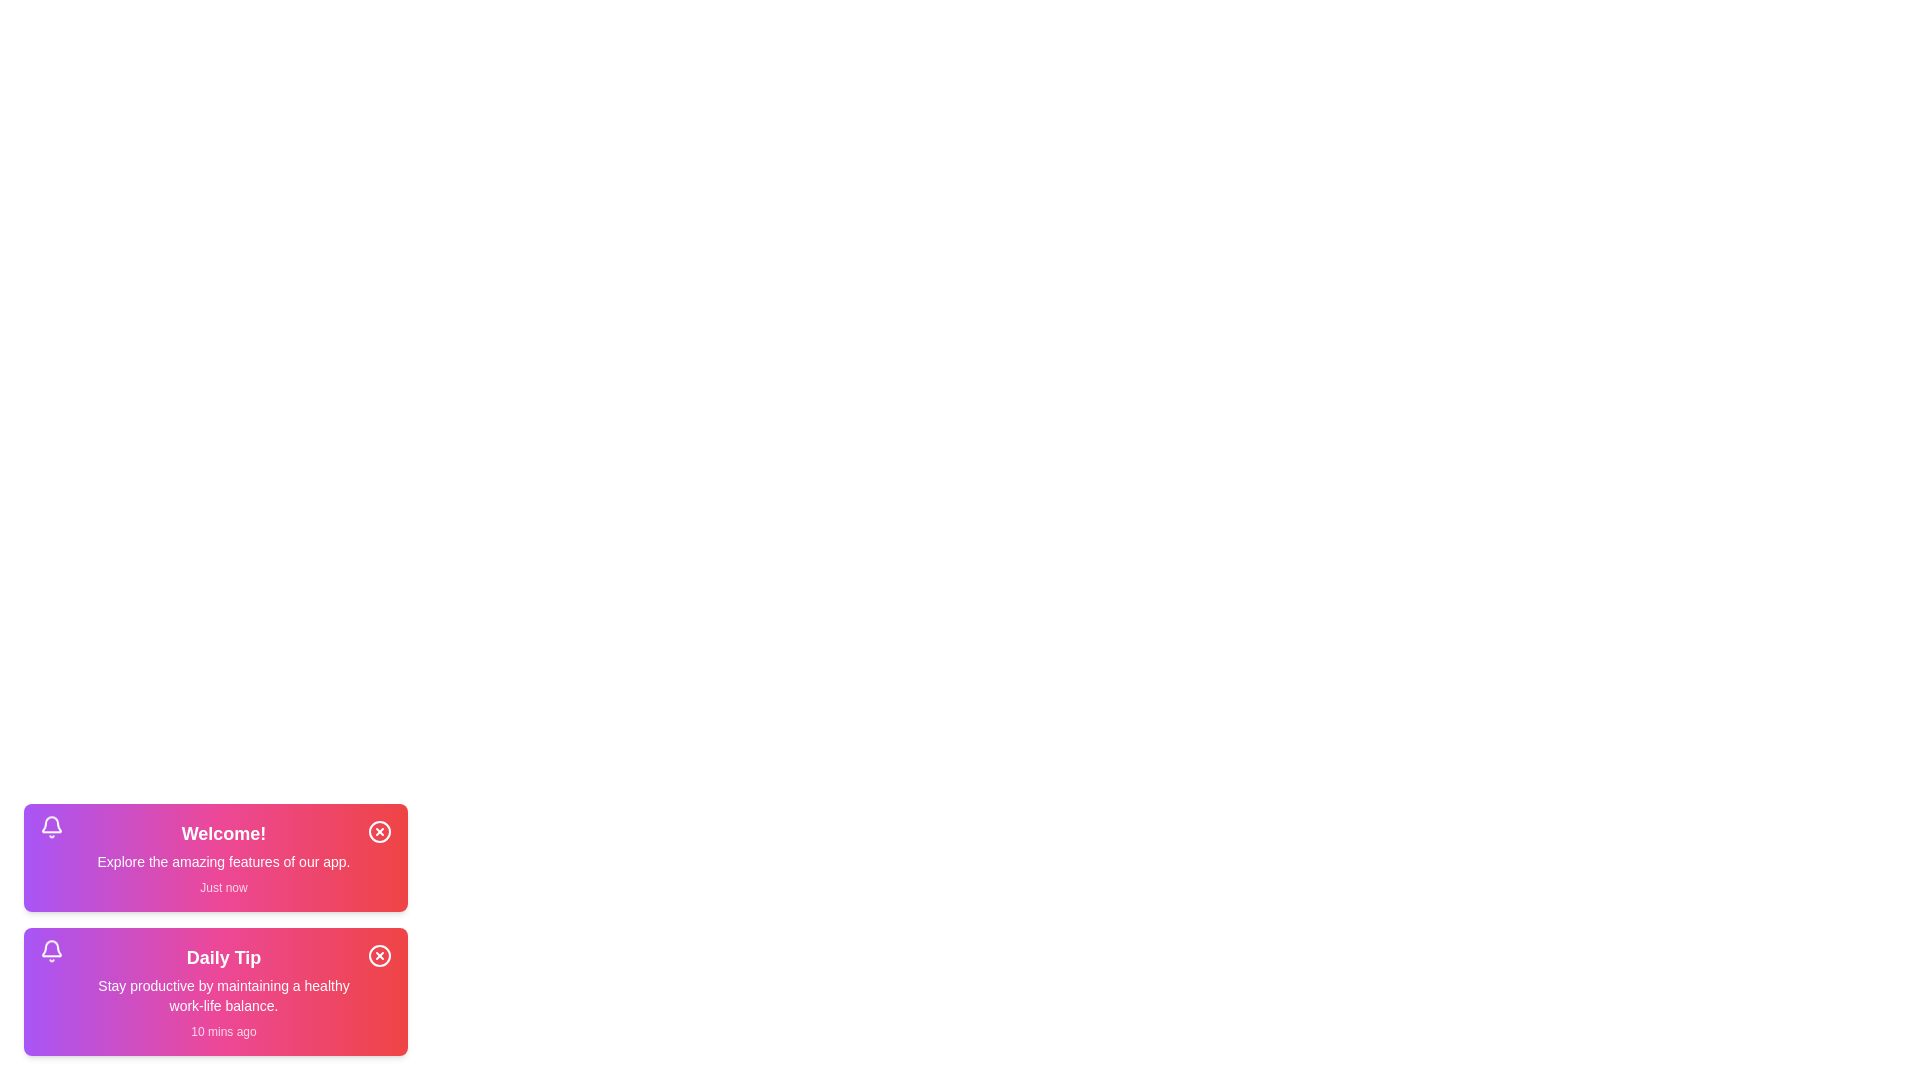  Describe the element at coordinates (379, 832) in the screenshot. I see `the close icon in the notification widget` at that location.